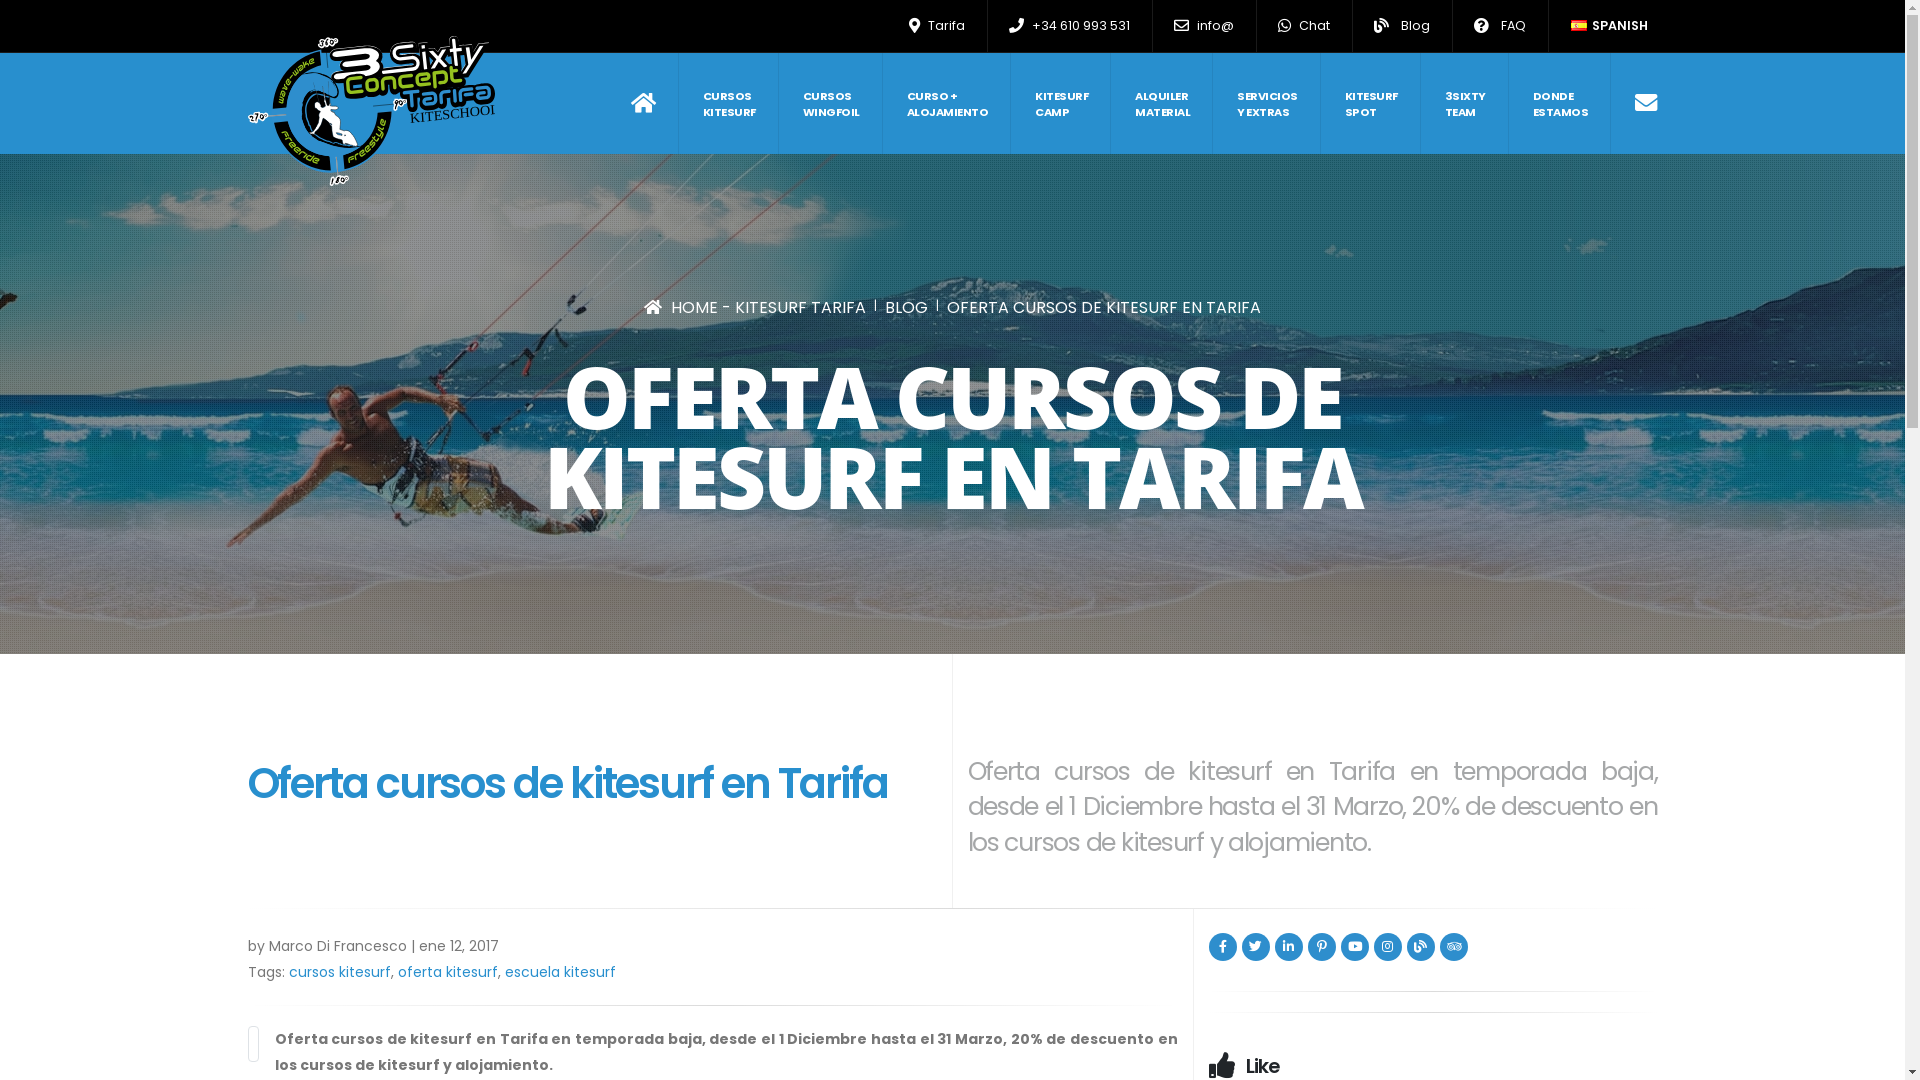  I want to click on 'escuela kitesurf', so click(559, 971).